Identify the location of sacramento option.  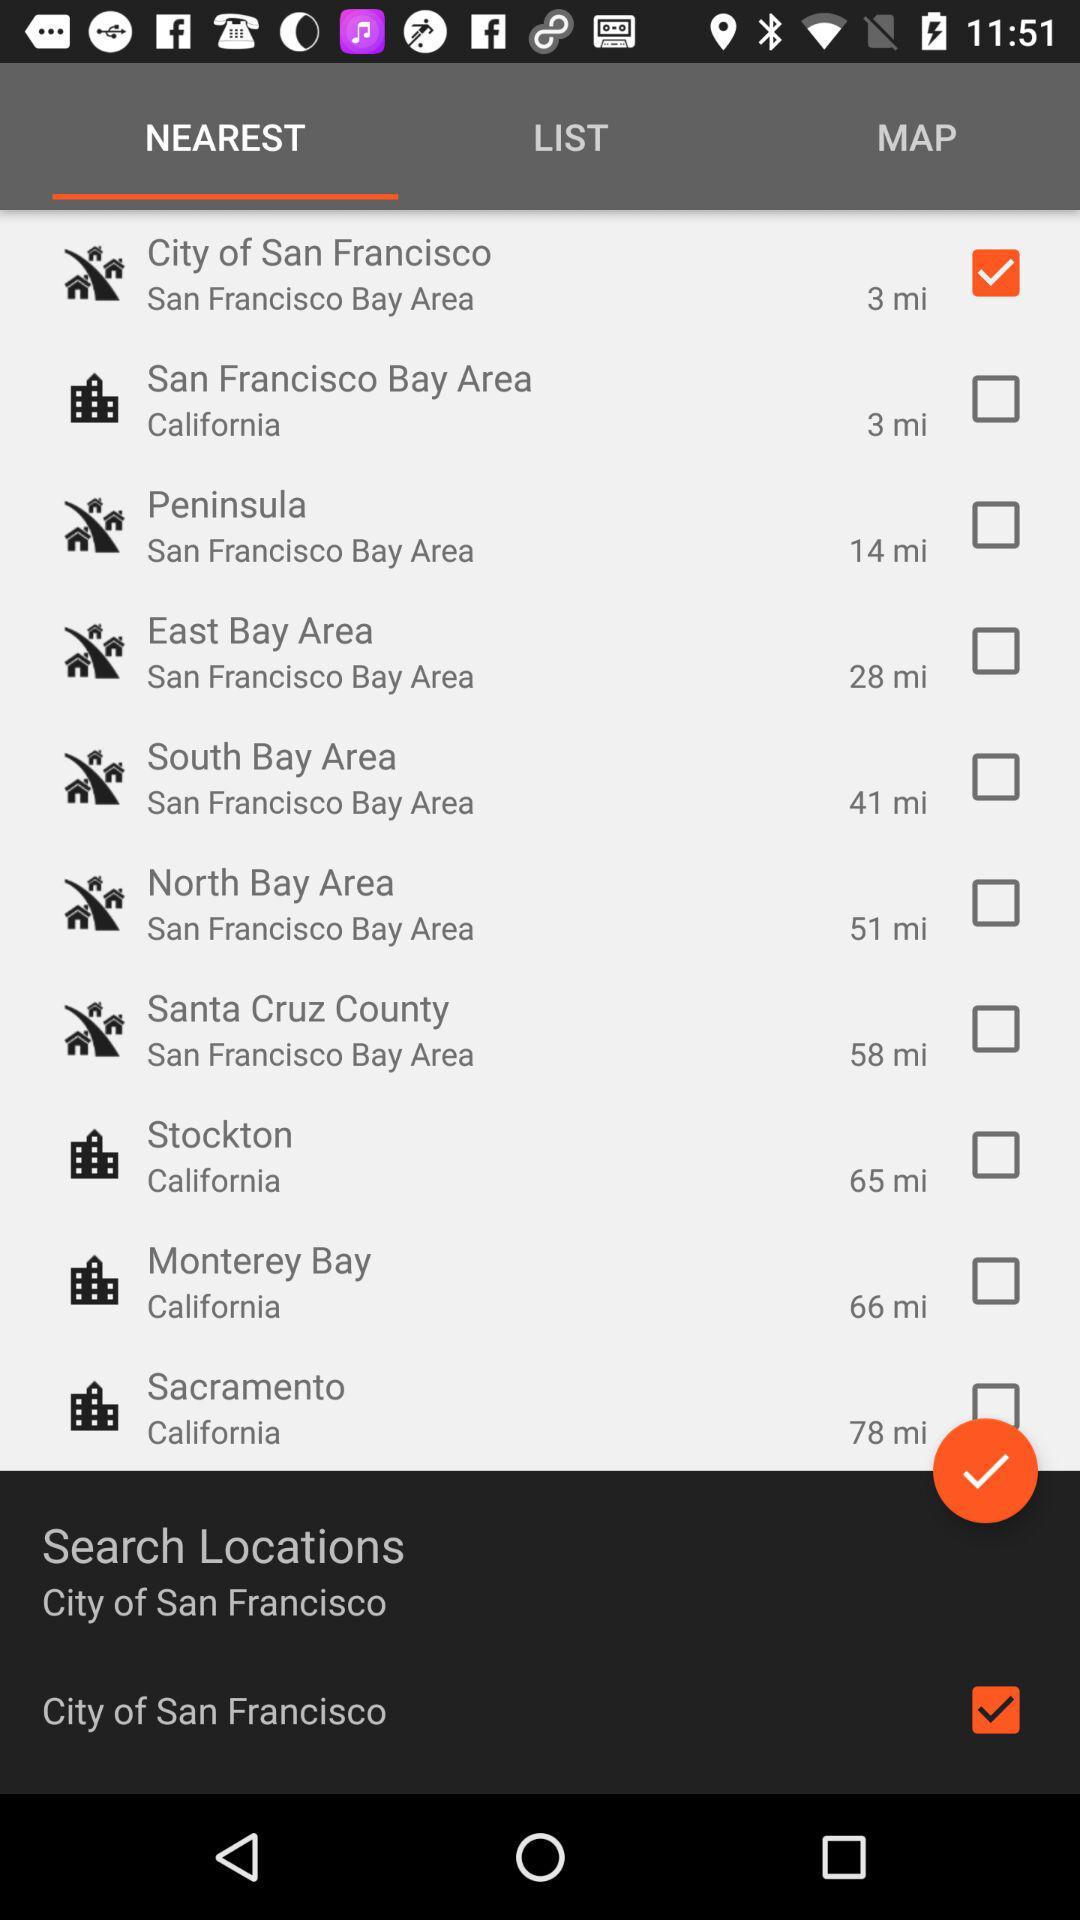
(995, 1405).